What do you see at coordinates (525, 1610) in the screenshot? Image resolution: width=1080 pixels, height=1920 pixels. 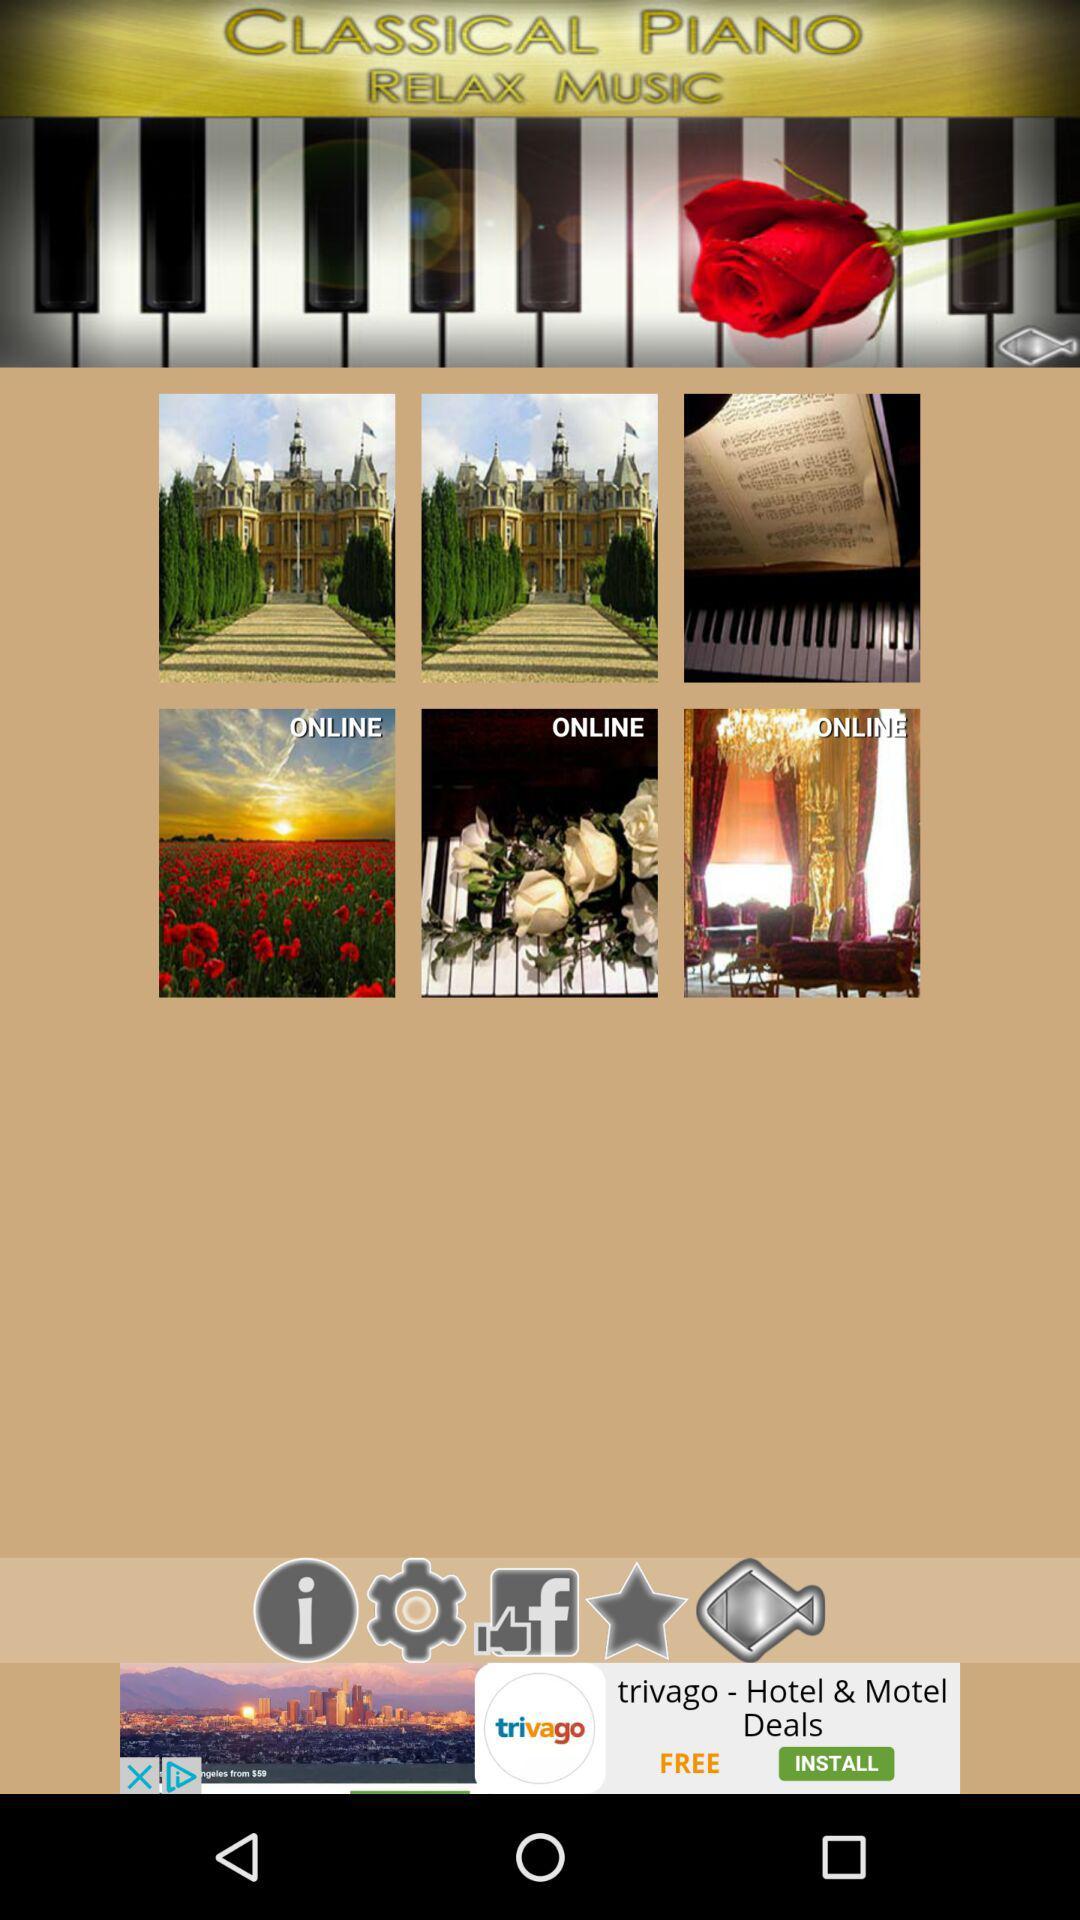 I see `facebook` at bounding box center [525, 1610].